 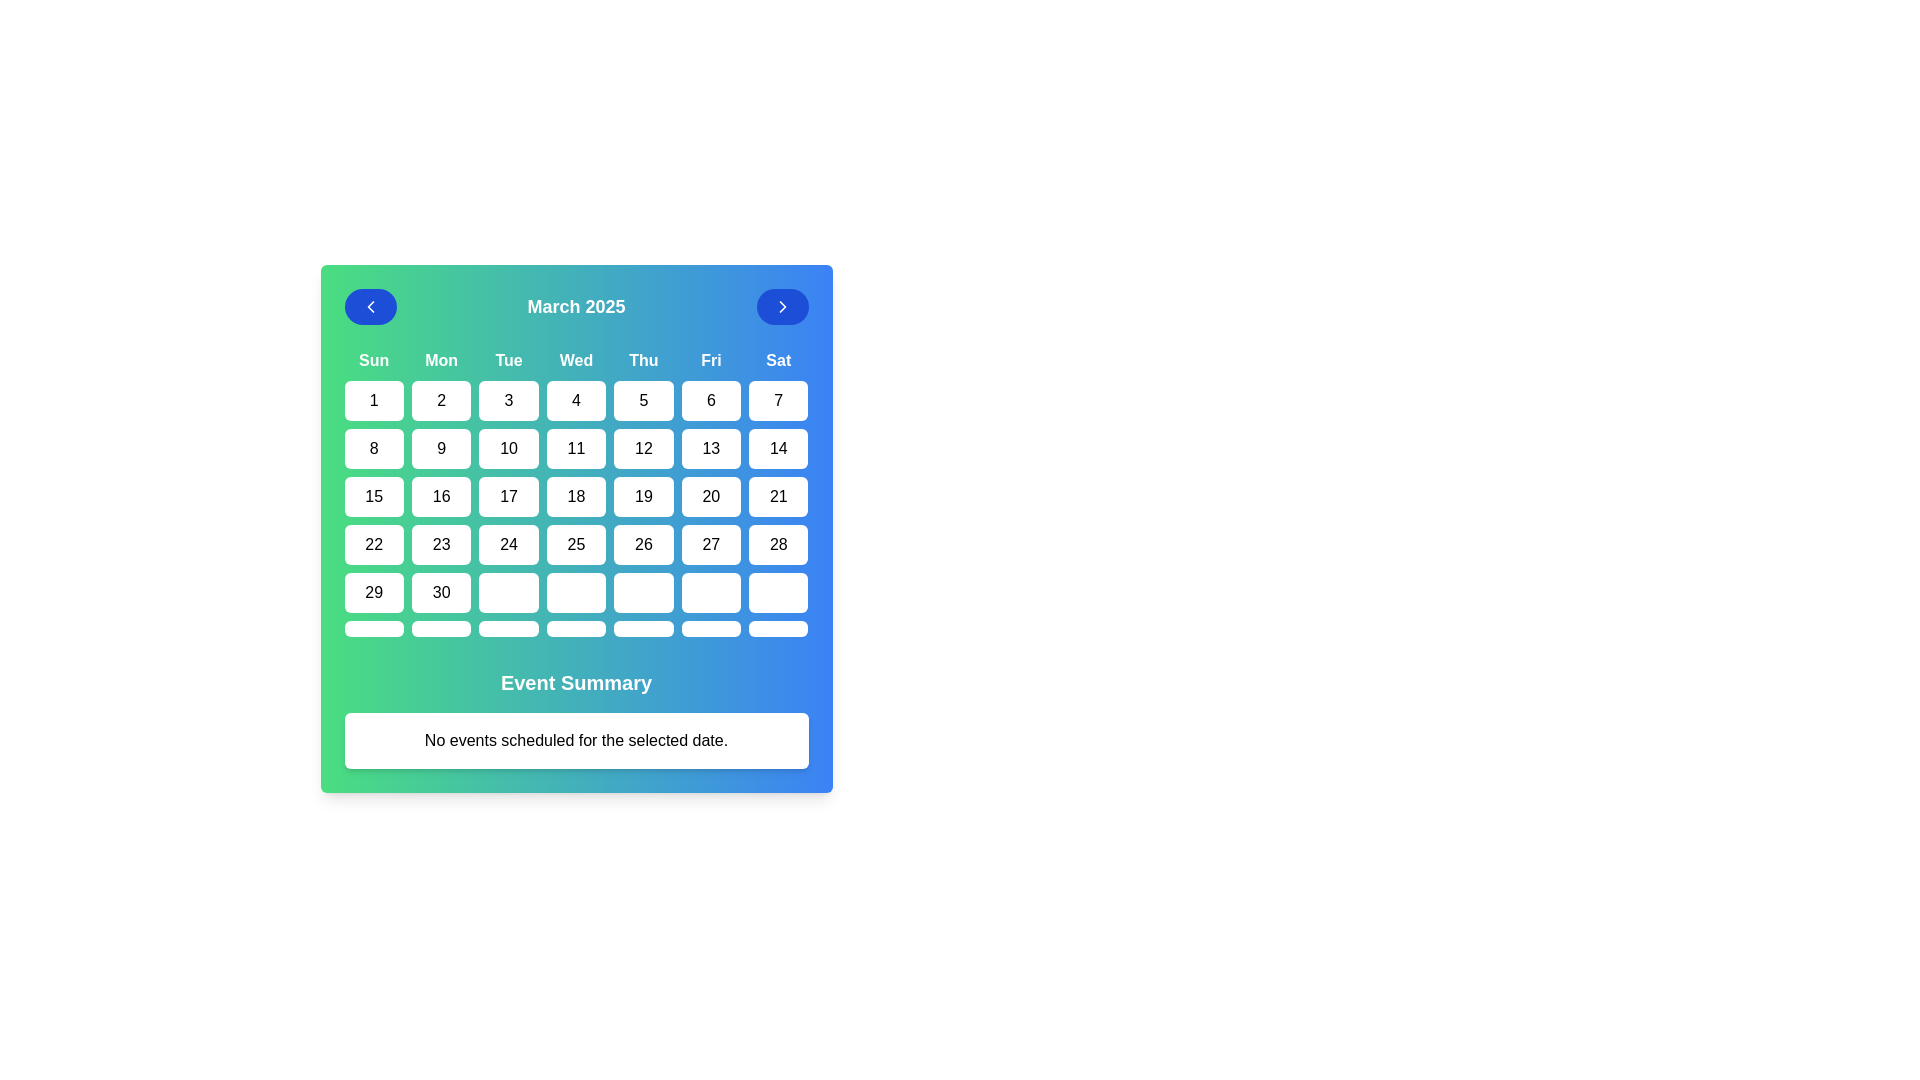 What do you see at coordinates (781, 307) in the screenshot?
I see `the rightward-chevron icon within the circular blue navigation button at the top-right corner of the calendar interface` at bounding box center [781, 307].